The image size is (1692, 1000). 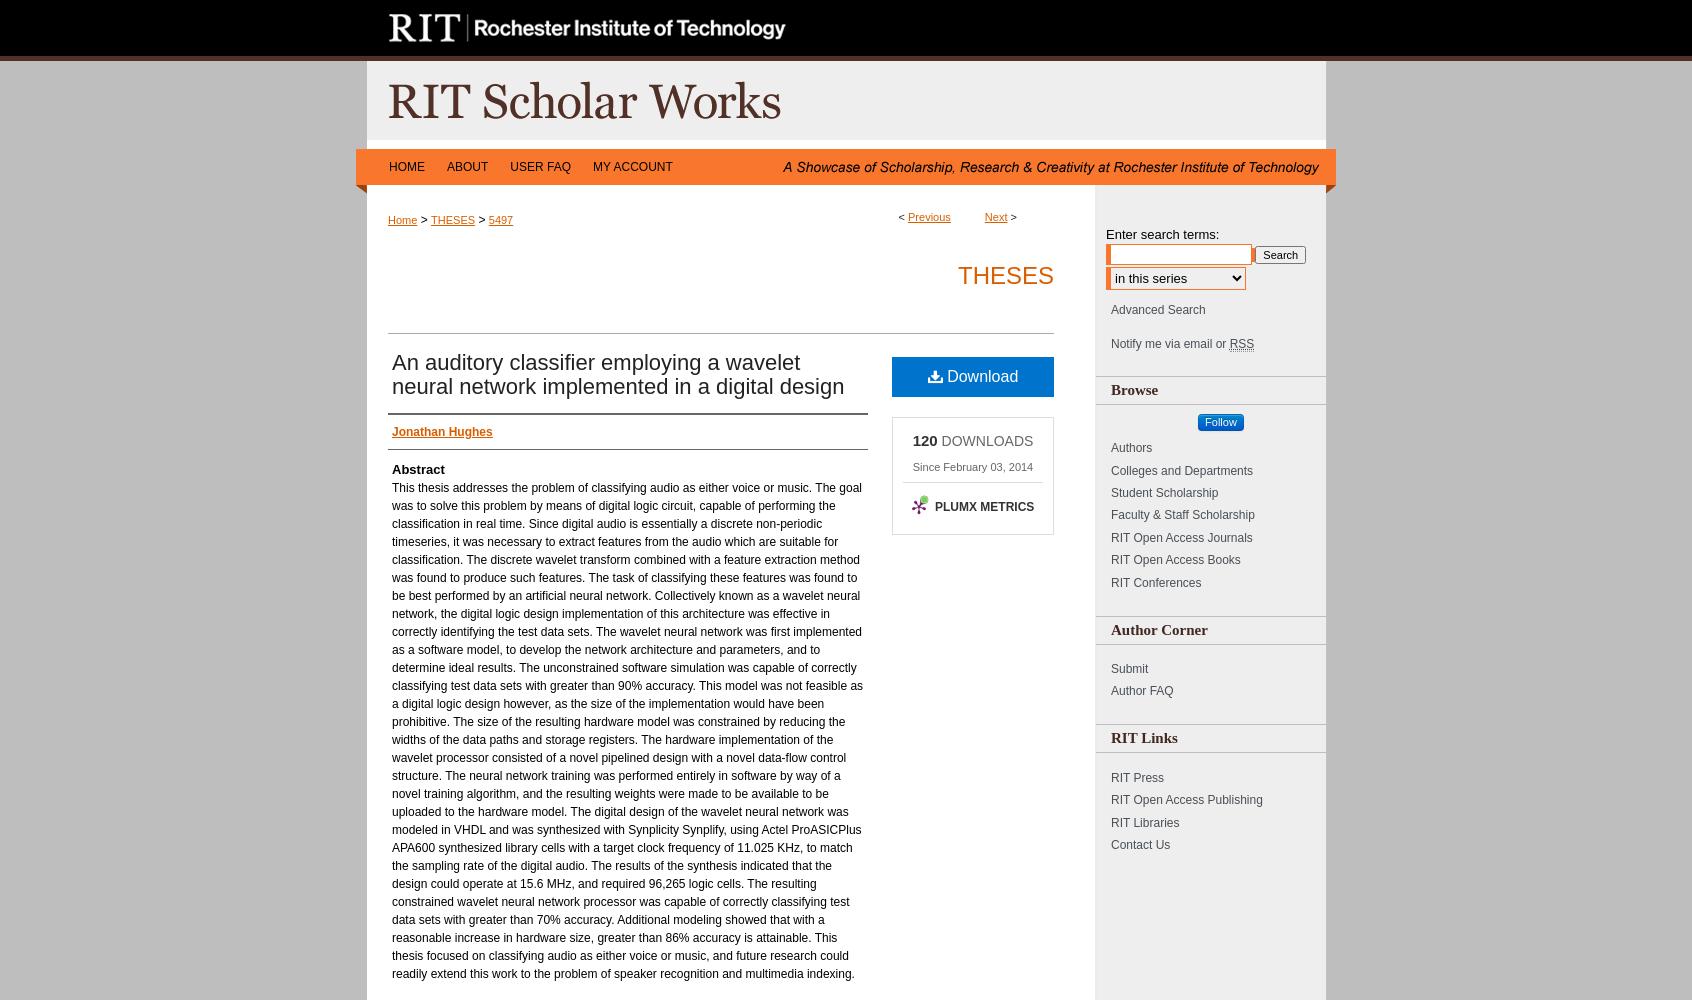 What do you see at coordinates (1157, 310) in the screenshot?
I see `'Advanced Search'` at bounding box center [1157, 310].